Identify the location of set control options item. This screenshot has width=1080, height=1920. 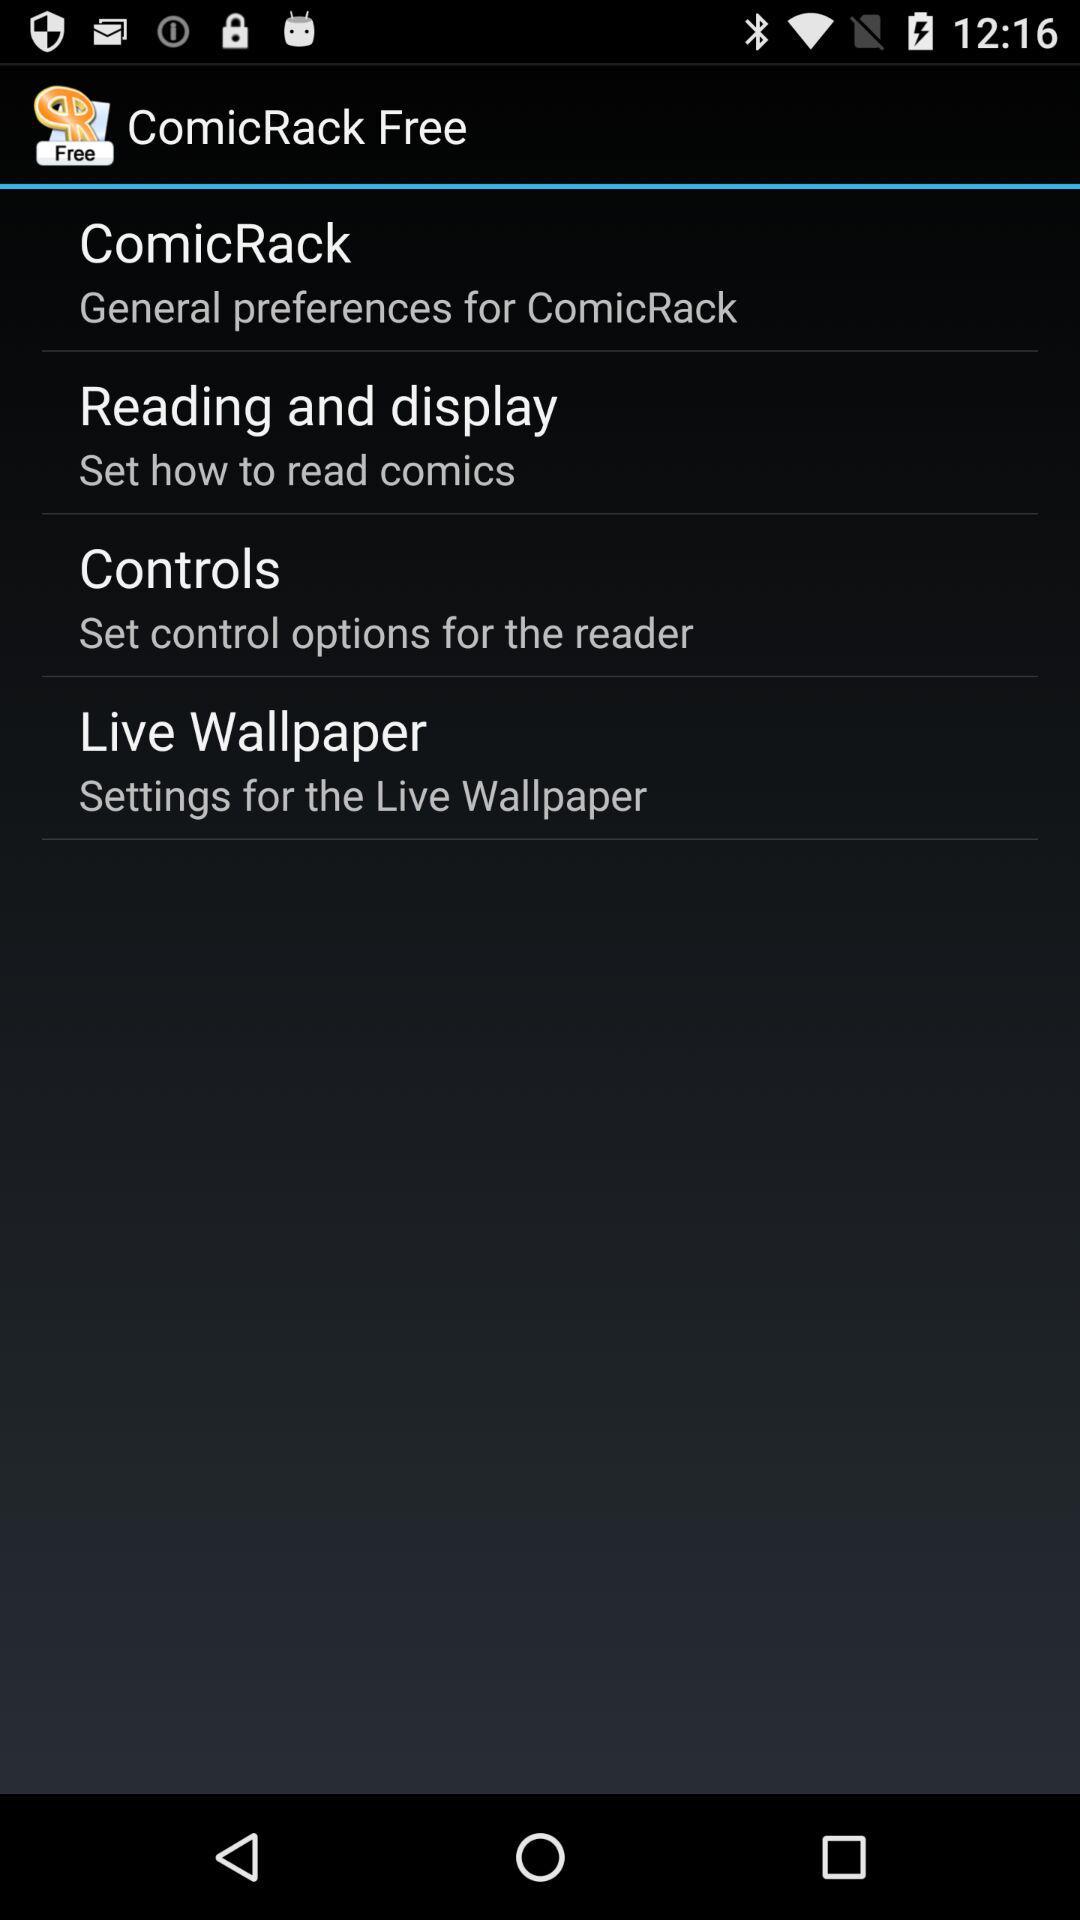
(386, 630).